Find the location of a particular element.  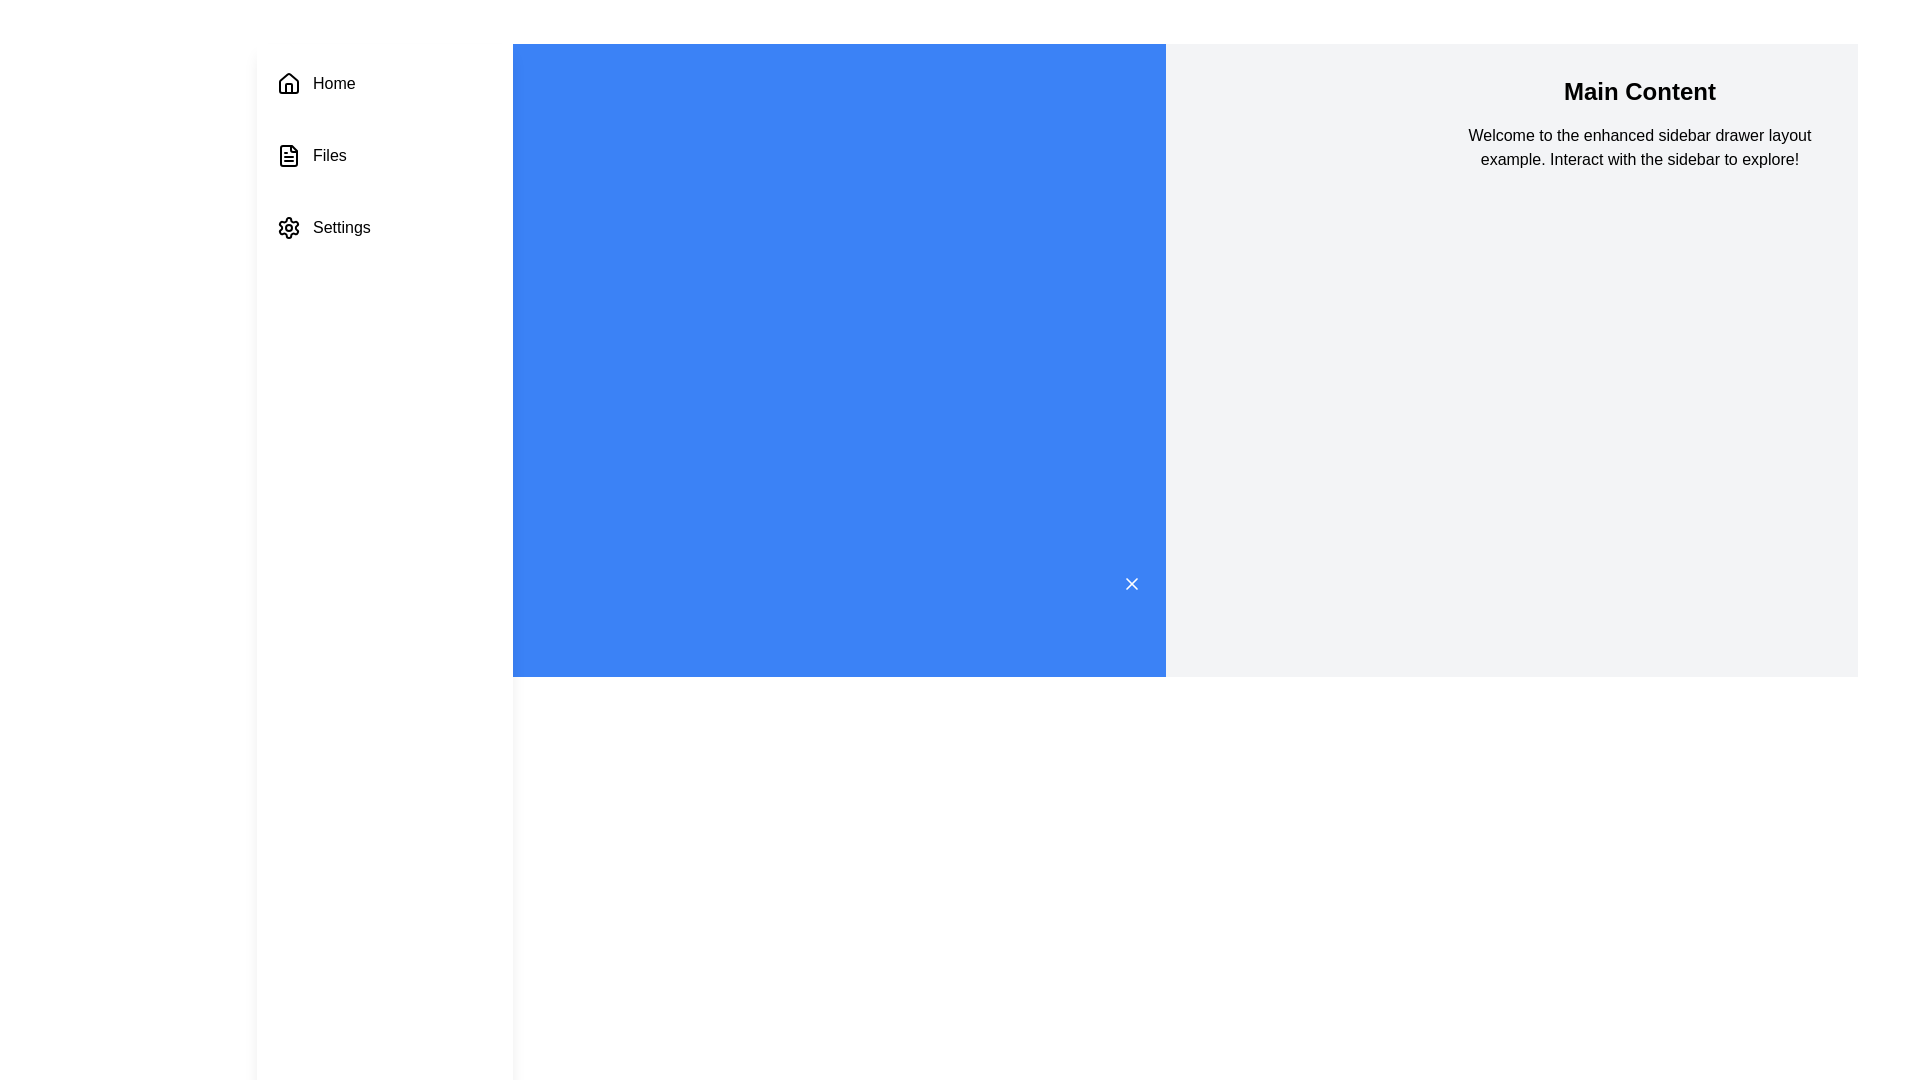

the menu item Home to navigate to the corresponding section is located at coordinates (384, 83).